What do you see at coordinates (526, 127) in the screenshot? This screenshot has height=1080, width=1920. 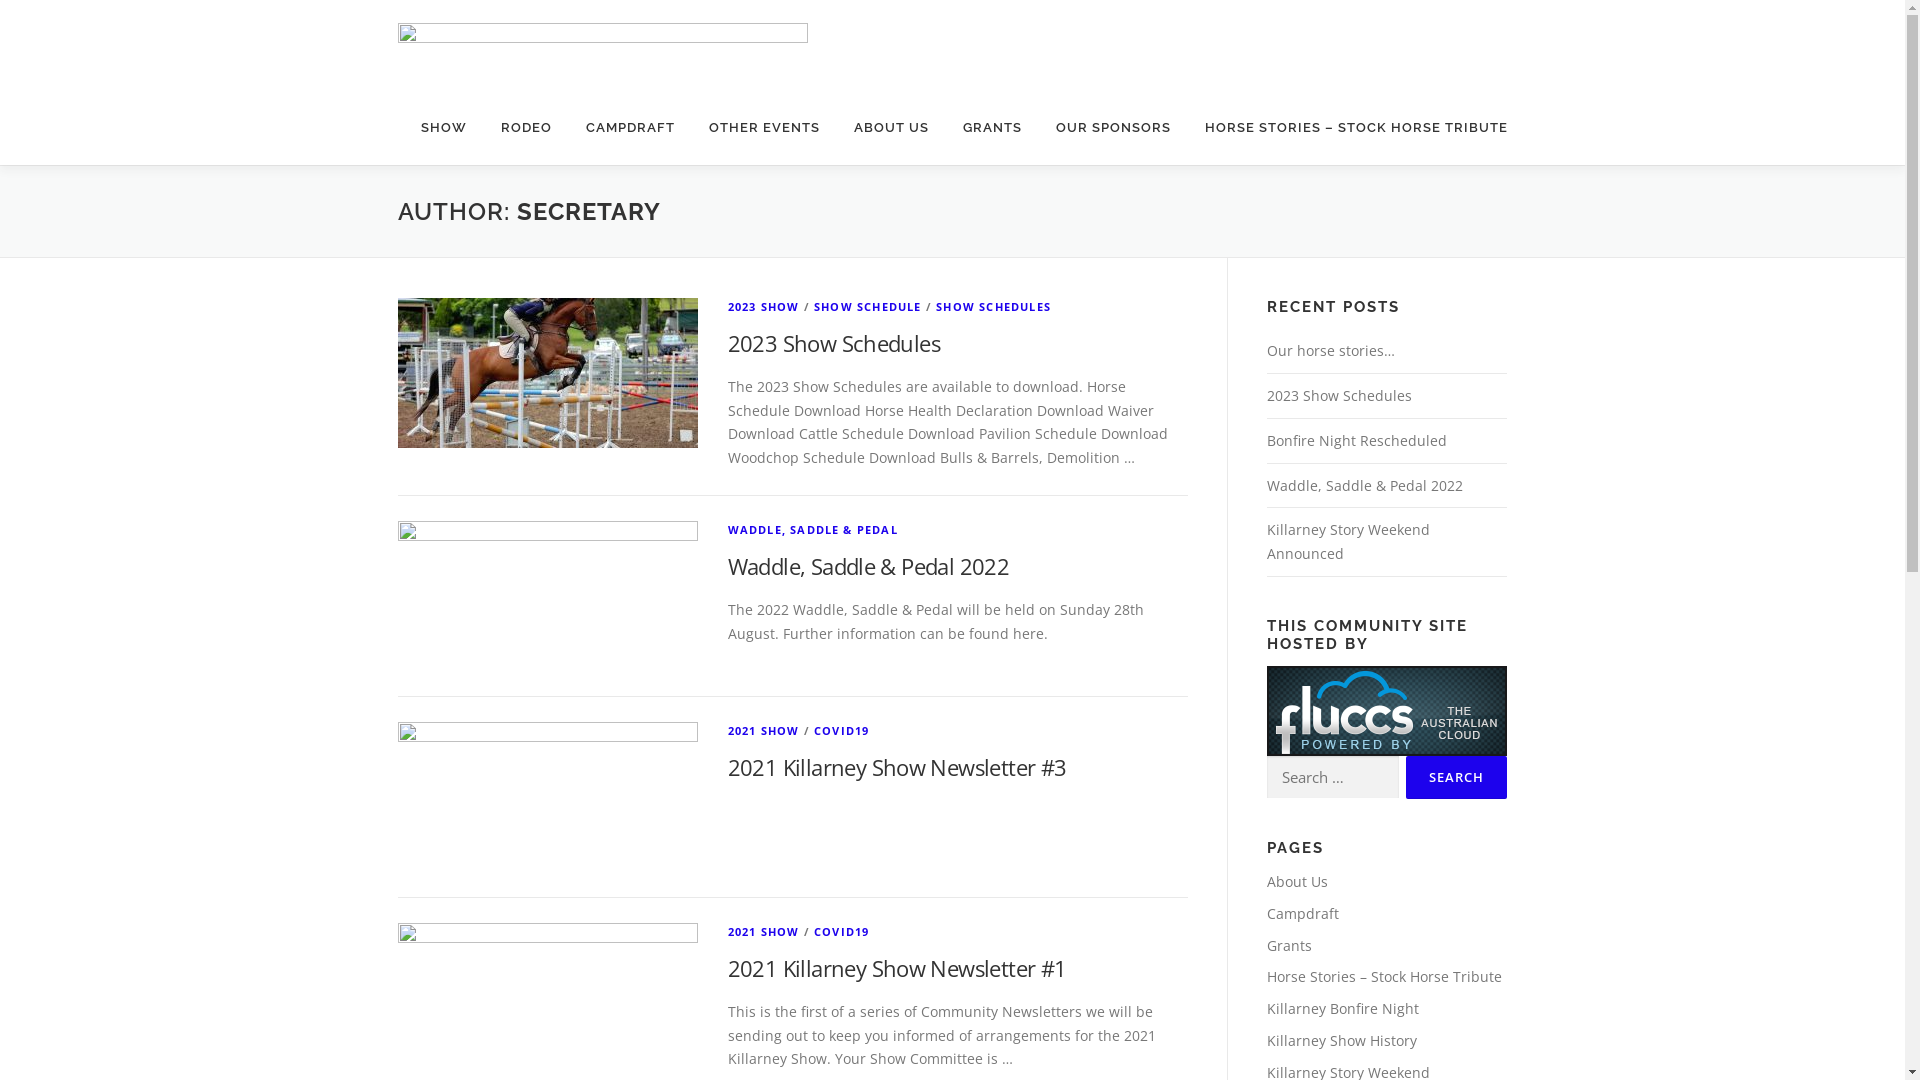 I see `'RODEO'` at bounding box center [526, 127].